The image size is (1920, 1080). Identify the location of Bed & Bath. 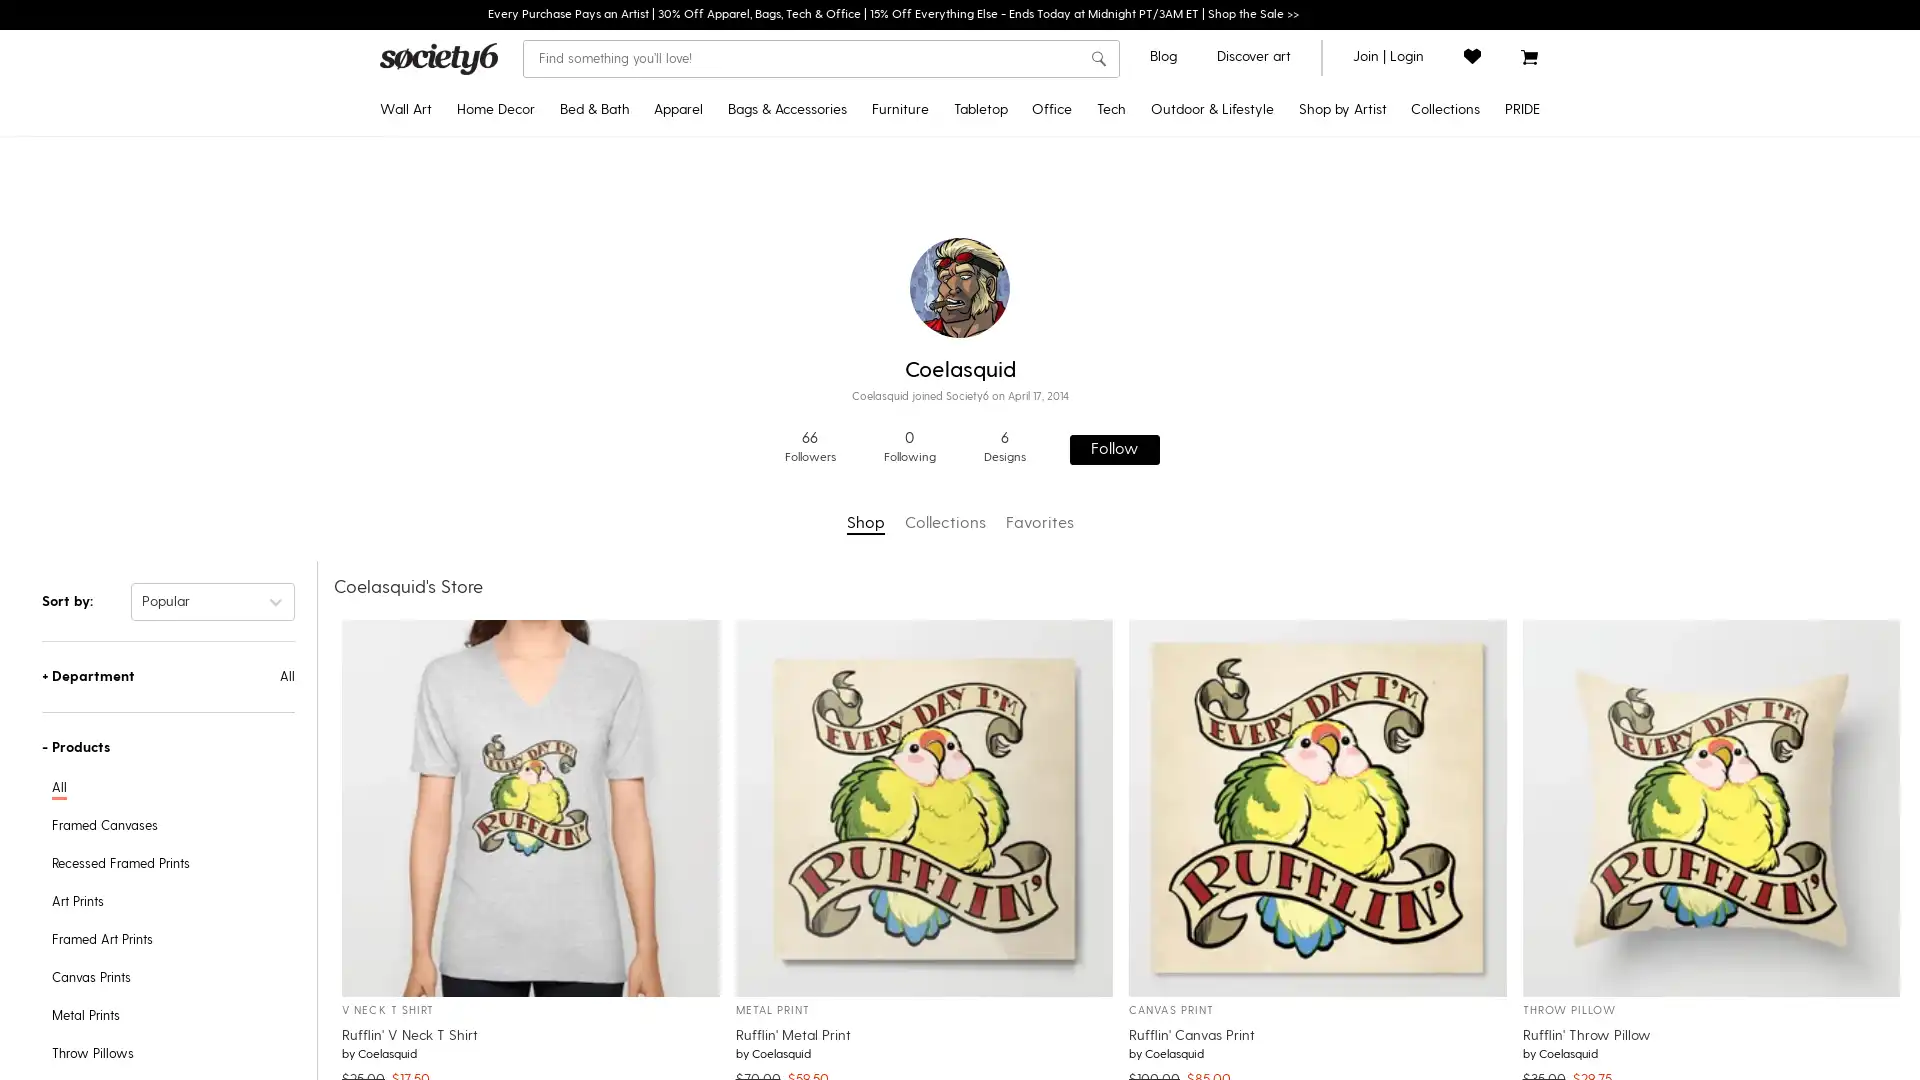
(593, 110).